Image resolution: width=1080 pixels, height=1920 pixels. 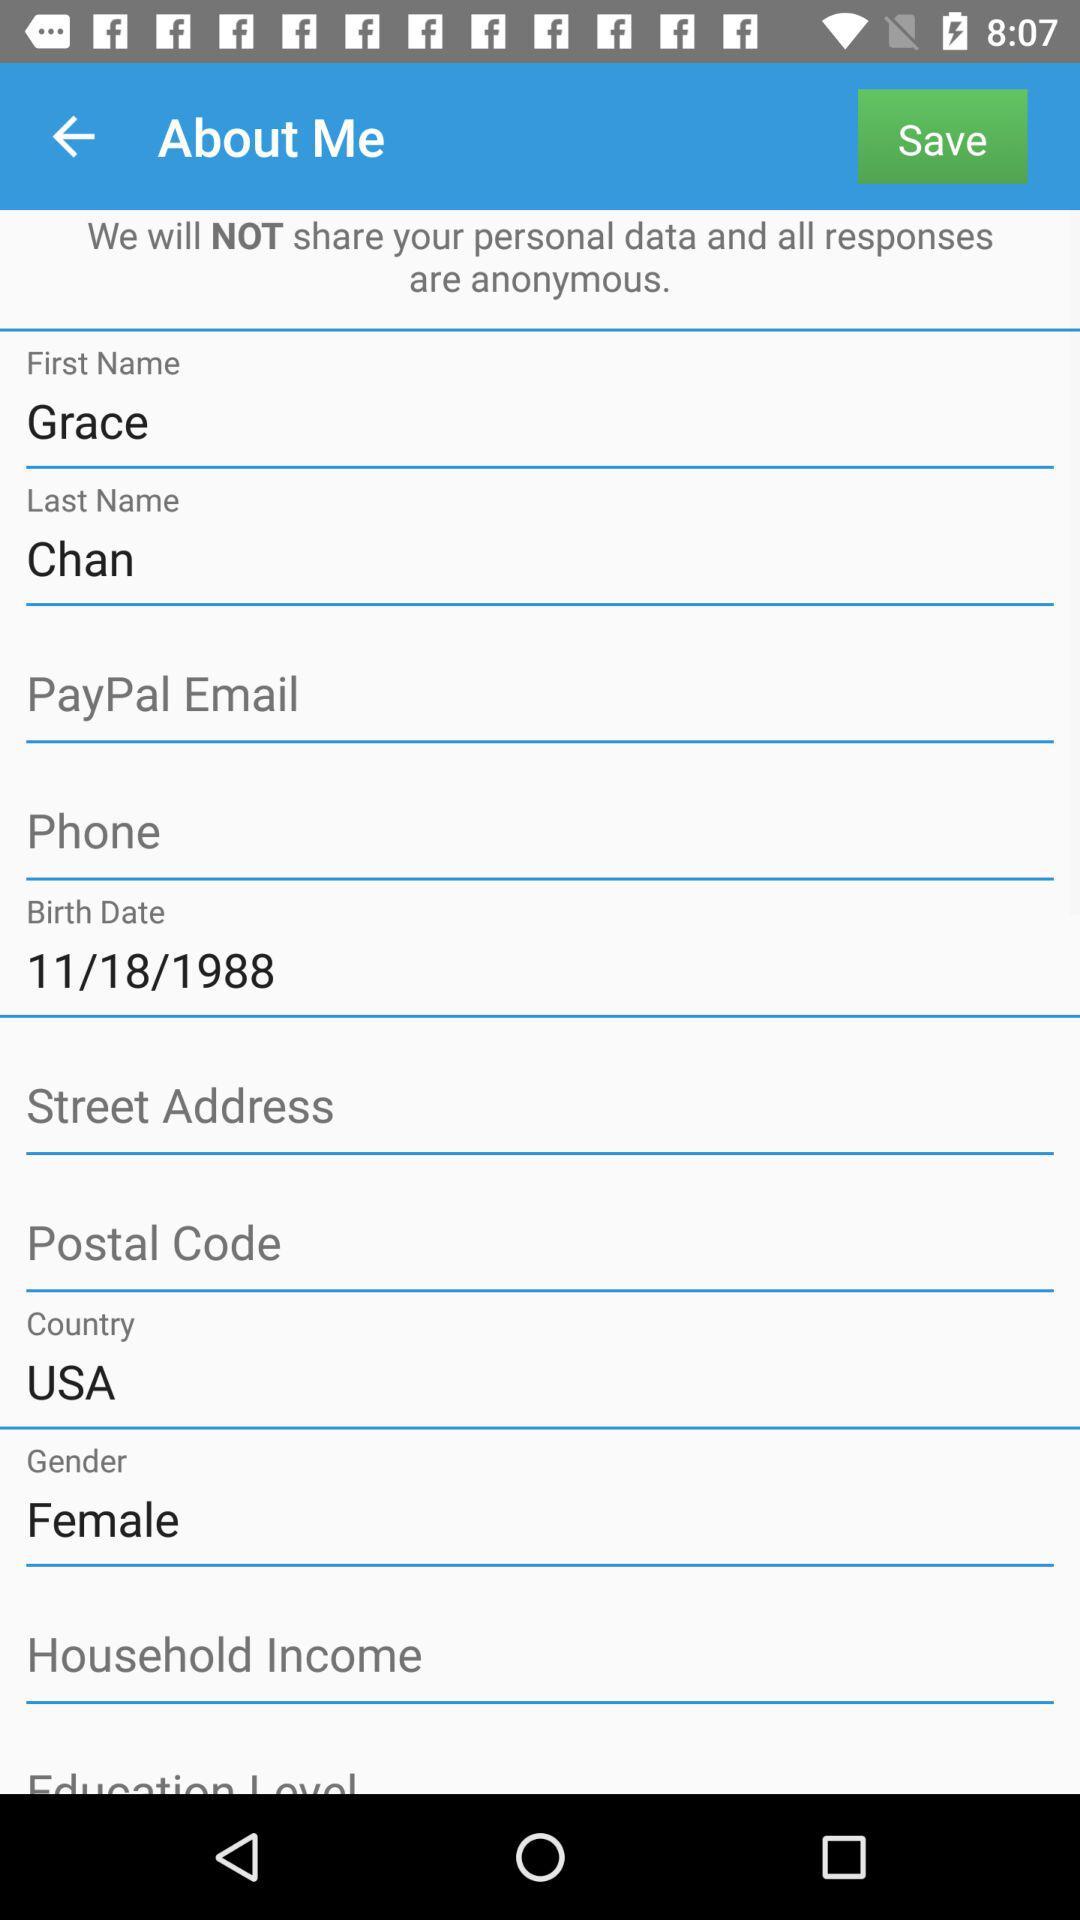 I want to click on street address input field, so click(x=540, y=1105).